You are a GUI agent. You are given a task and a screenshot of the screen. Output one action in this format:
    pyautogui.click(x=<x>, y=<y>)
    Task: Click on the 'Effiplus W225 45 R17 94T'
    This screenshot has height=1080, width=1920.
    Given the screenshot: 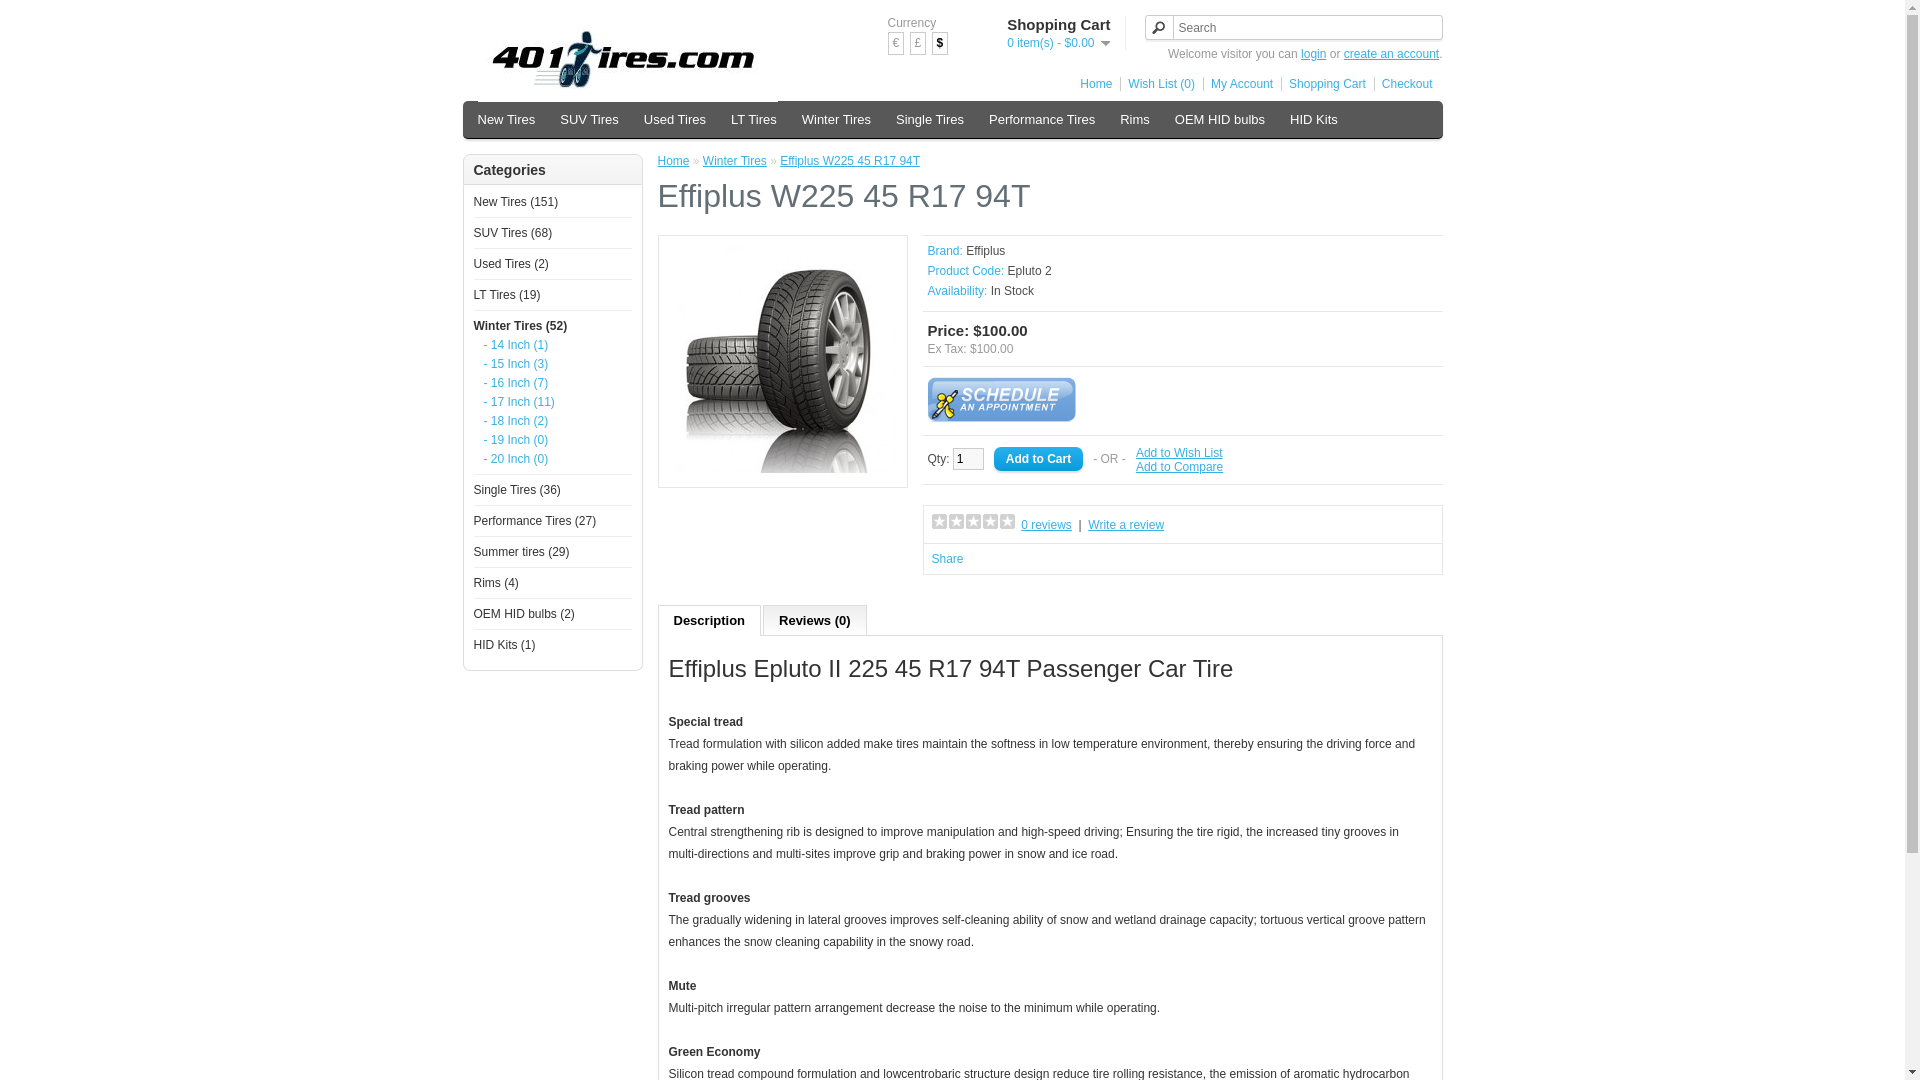 What is the action you would take?
    pyautogui.click(x=781, y=358)
    